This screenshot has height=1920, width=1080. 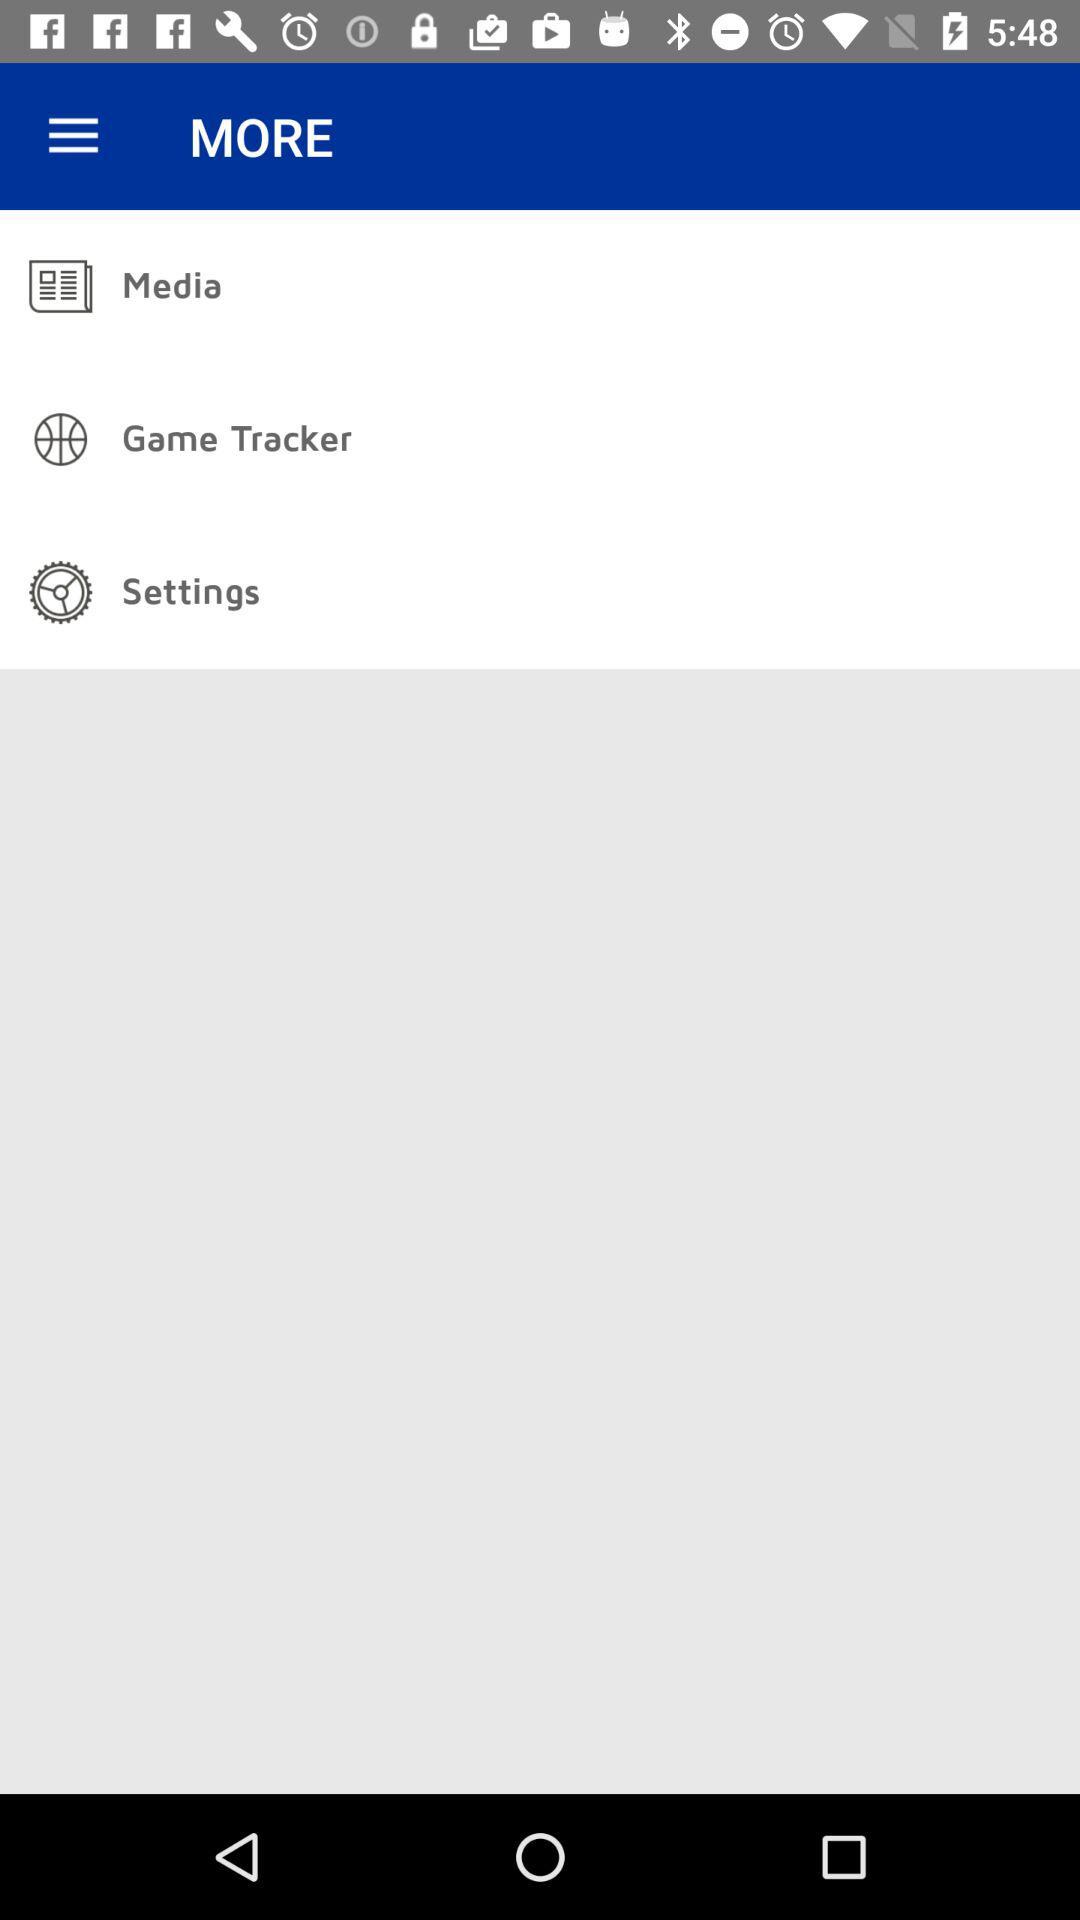 What do you see at coordinates (72, 135) in the screenshot?
I see `icon next to the more item` at bounding box center [72, 135].